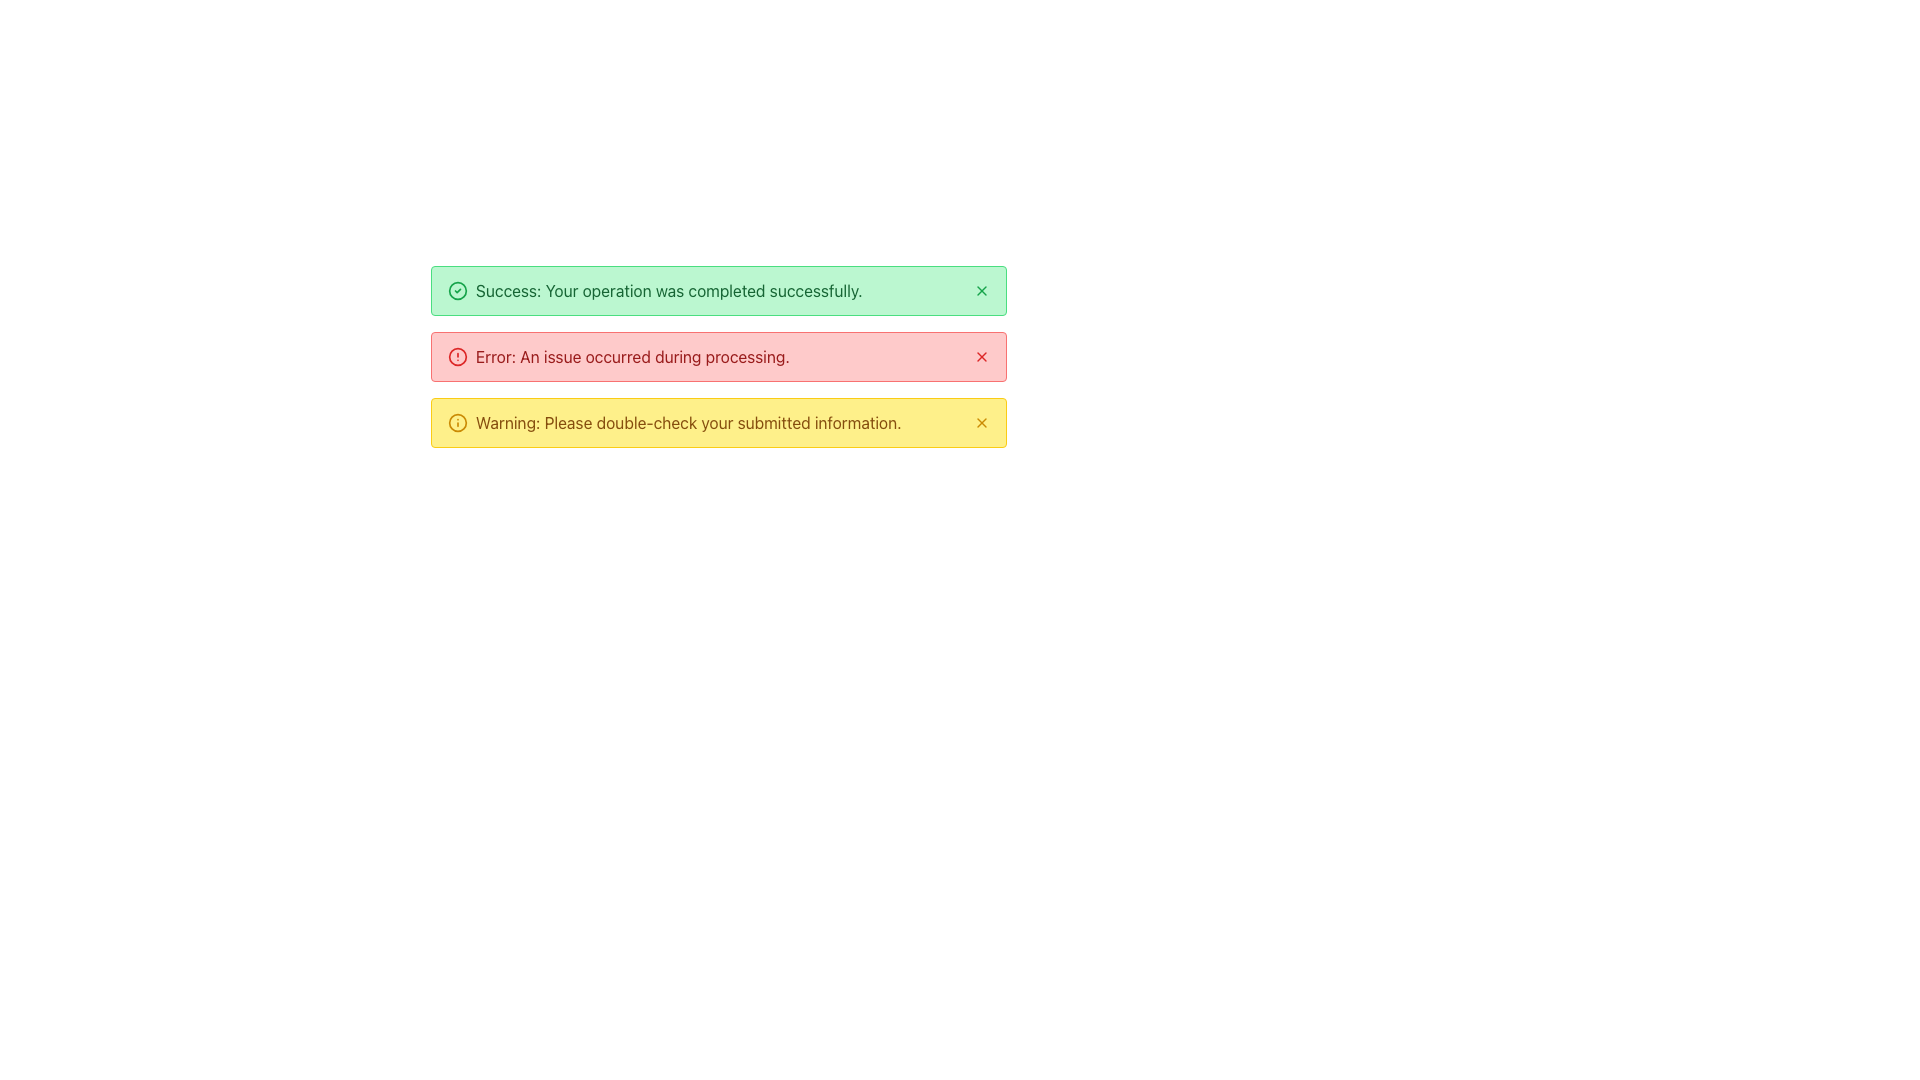  I want to click on error message from the second notification bar with a red background that contains an error message stating 'Error: An issue occurred during processing.', so click(719, 356).